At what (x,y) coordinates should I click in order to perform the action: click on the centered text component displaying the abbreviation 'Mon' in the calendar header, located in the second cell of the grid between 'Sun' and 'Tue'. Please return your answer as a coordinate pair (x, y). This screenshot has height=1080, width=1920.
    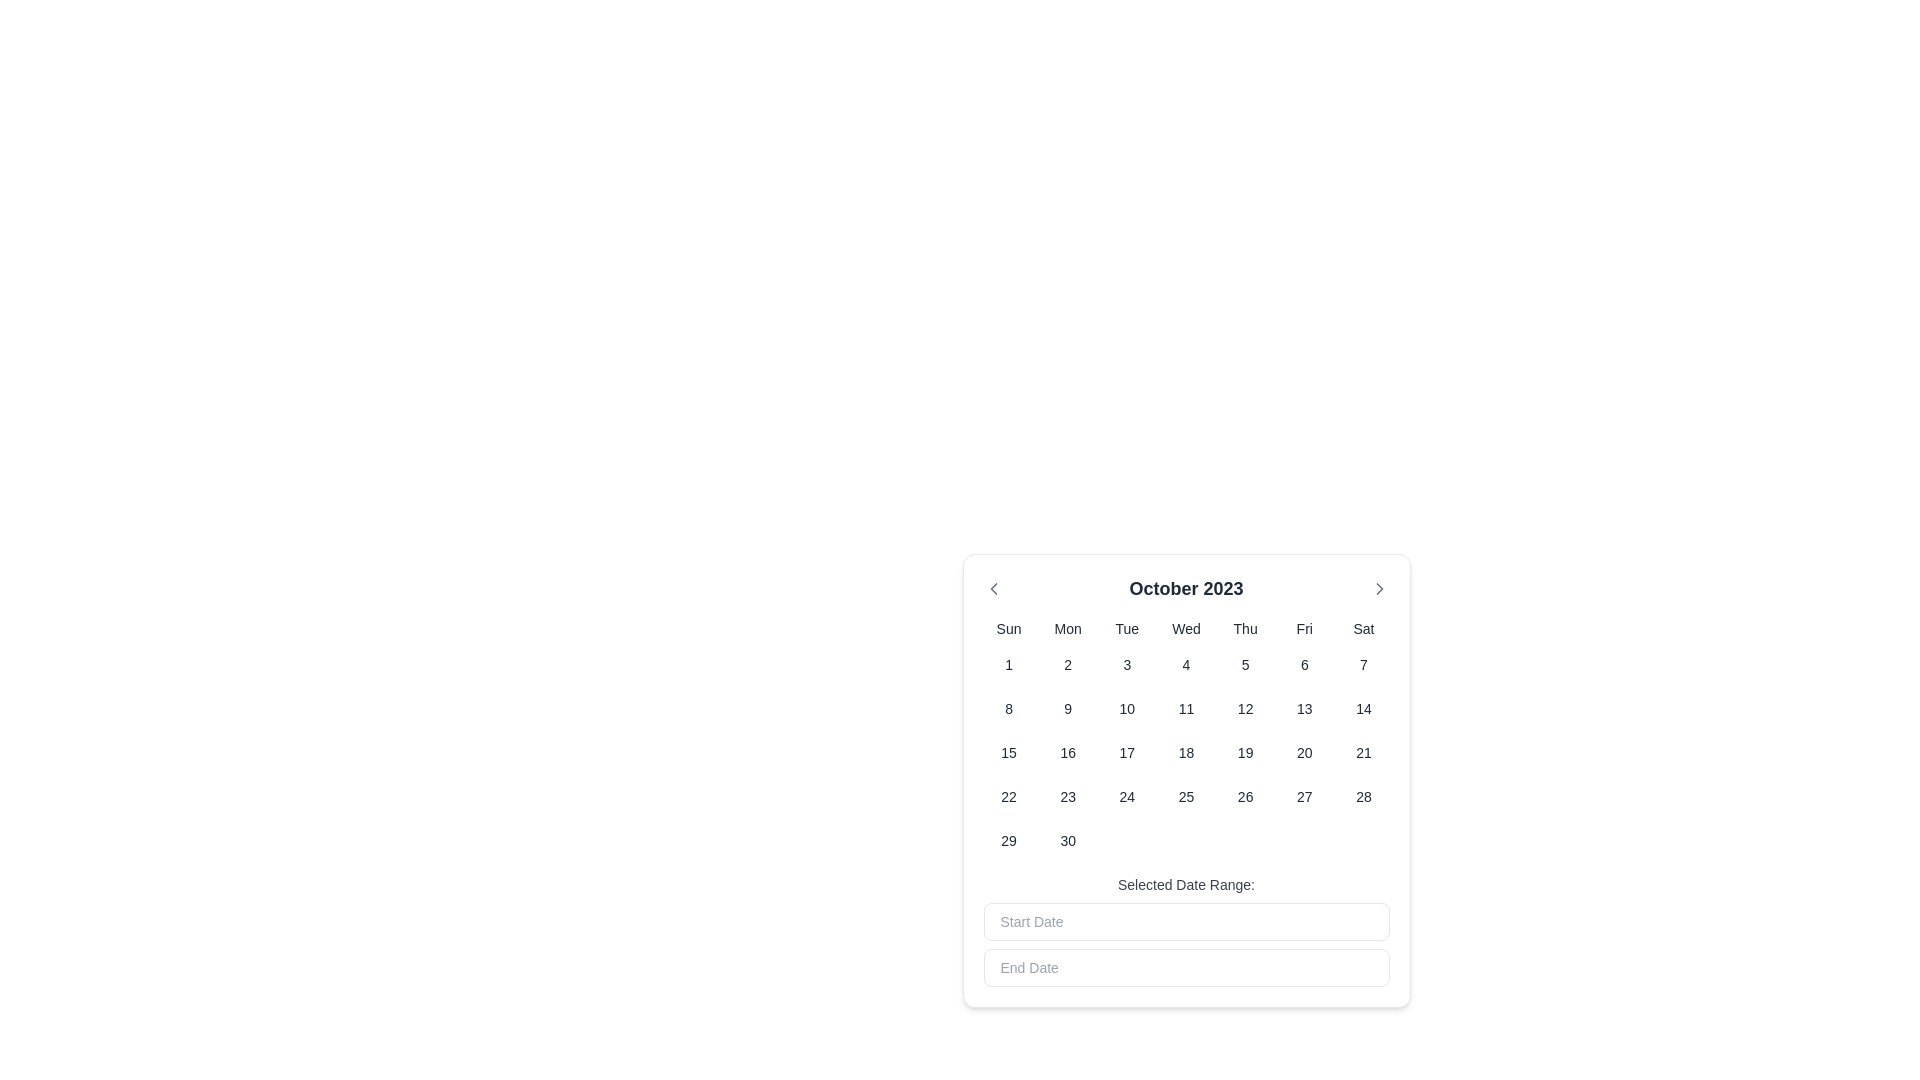
    Looking at the image, I should click on (1067, 627).